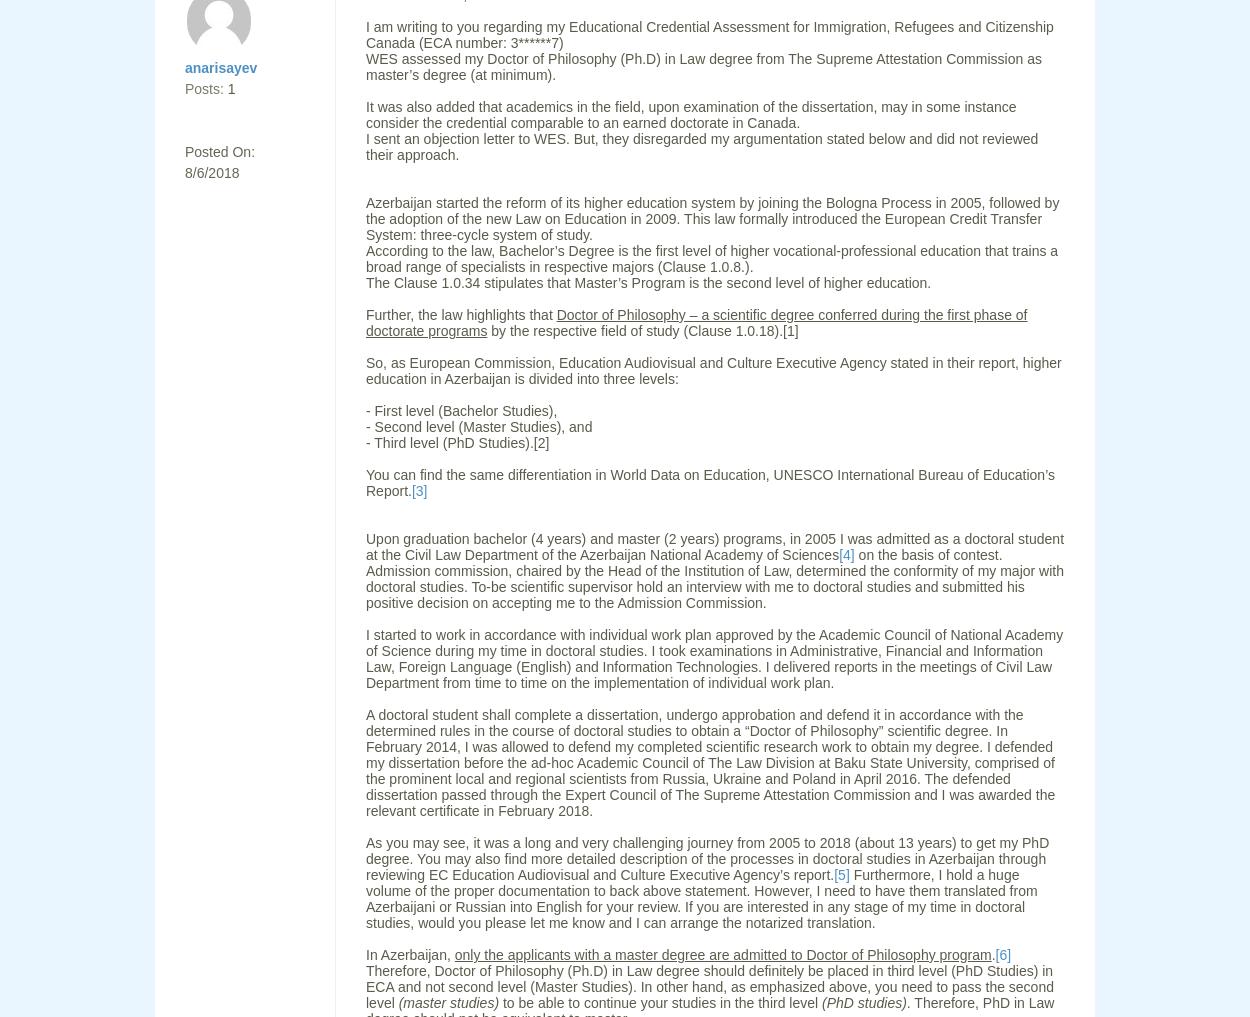 The height and width of the screenshot is (1017, 1250). Describe the element at coordinates (709, 762) in the screenshot. I see `'A doctoral student shall complete a dissertation, undergo approbation and defend it in accordance with the determined rules in the course of doctoral studies to obtain a “Doctor of Philosophy” scientific degree. In February 2014, I was allowed to defend my completed scientific research work to obtain my degree. I defended my dissertation before the ad-hoc Academic Council of The Law Division at Baku State University, comprised of the prominent local and regional scientists from Russia, Ukraine and Poland in April 2016. The defended dissertation passed through the Expert Council of The Supreme Attestation Commission and I was awarded the relevant certificate in February 2018.'` at that location.